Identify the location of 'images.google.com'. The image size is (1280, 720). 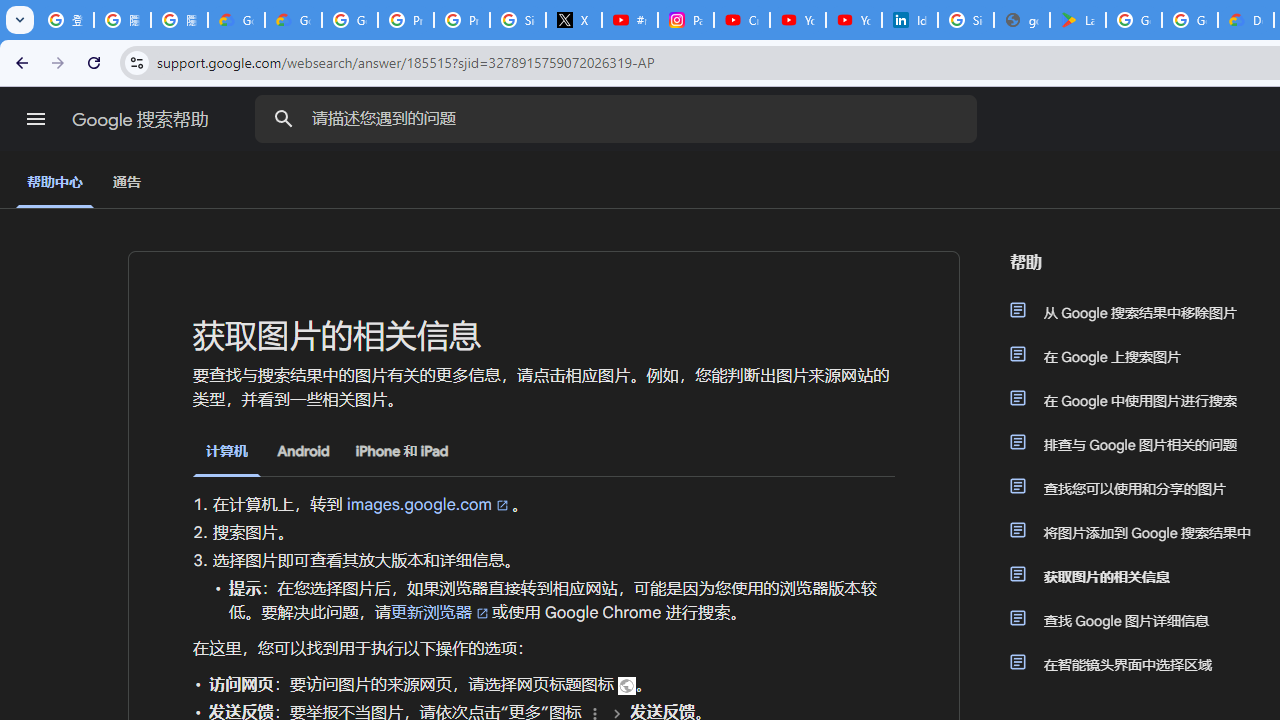
(428, 504).